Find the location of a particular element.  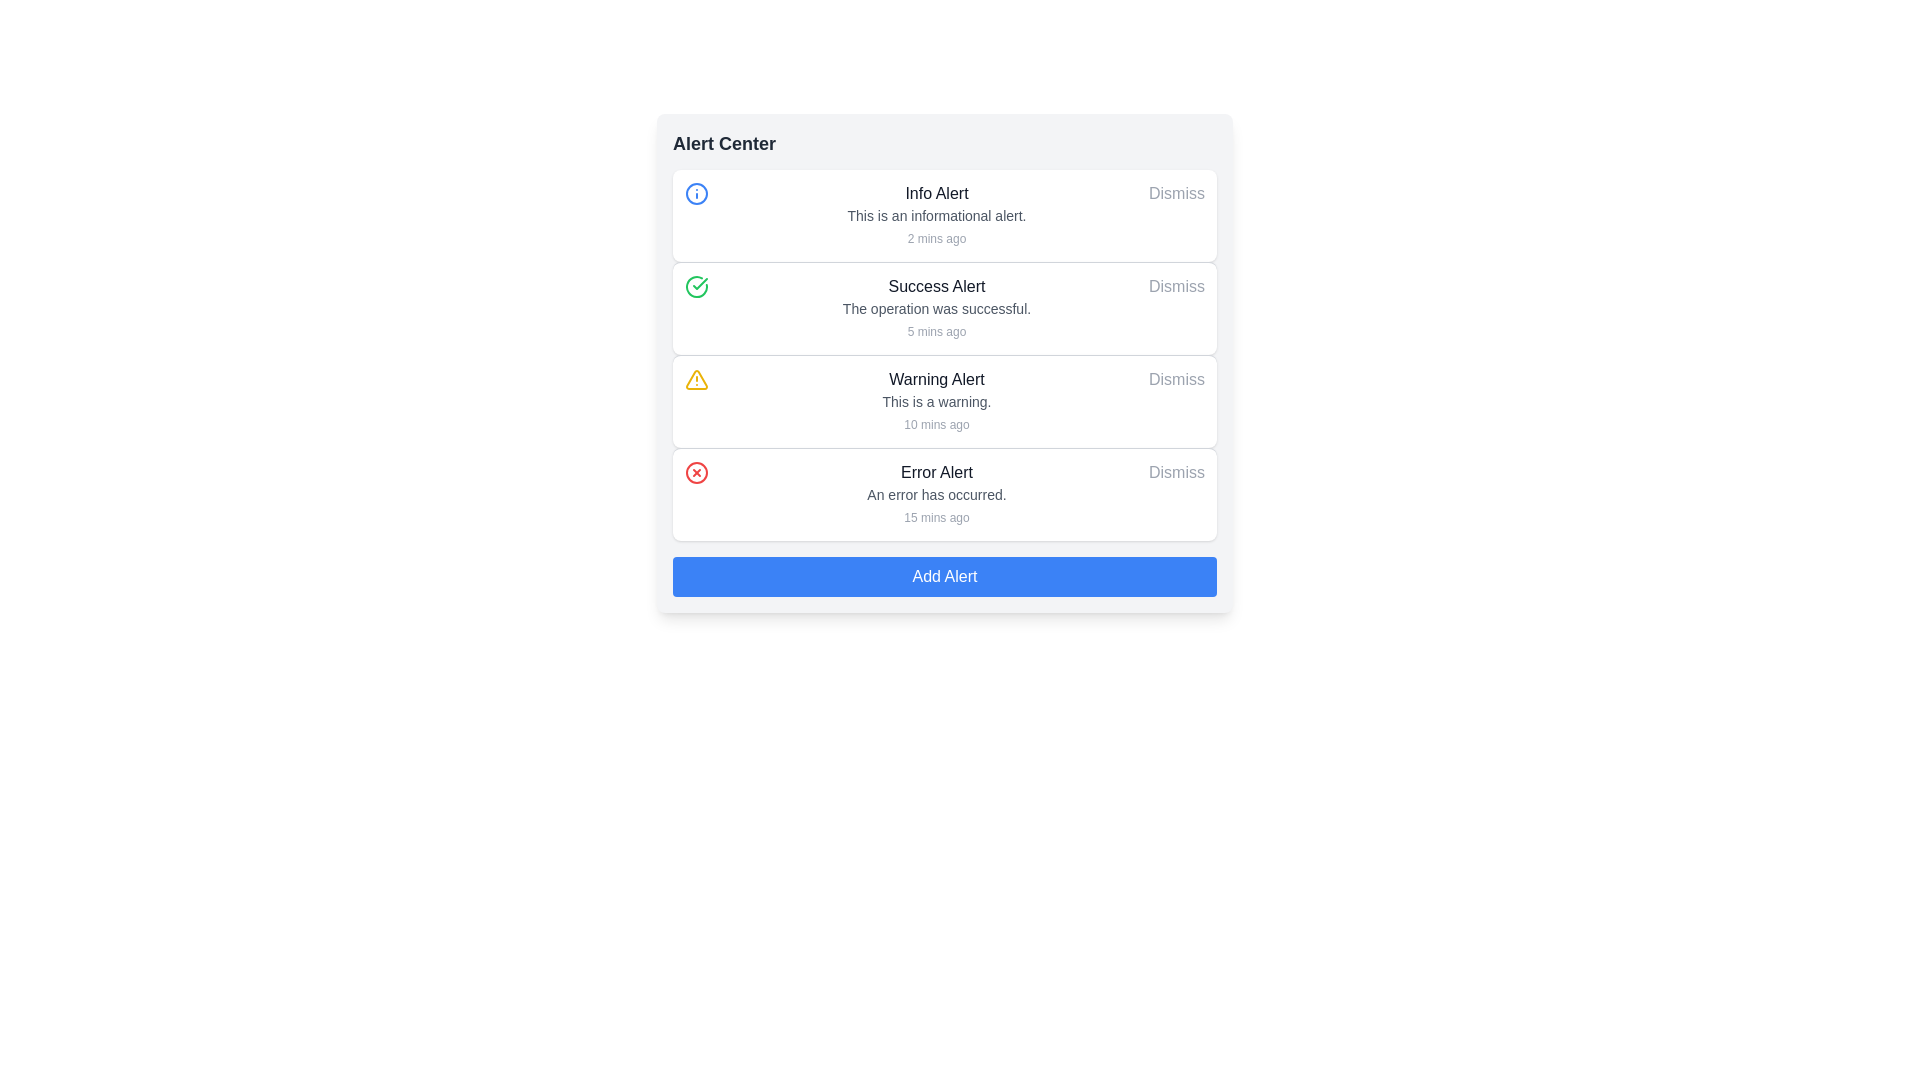

the error indicator icon located at the leftmost side of the error alert card, which precedes the text 'Error Alert' is located at coordinates (696, 473).